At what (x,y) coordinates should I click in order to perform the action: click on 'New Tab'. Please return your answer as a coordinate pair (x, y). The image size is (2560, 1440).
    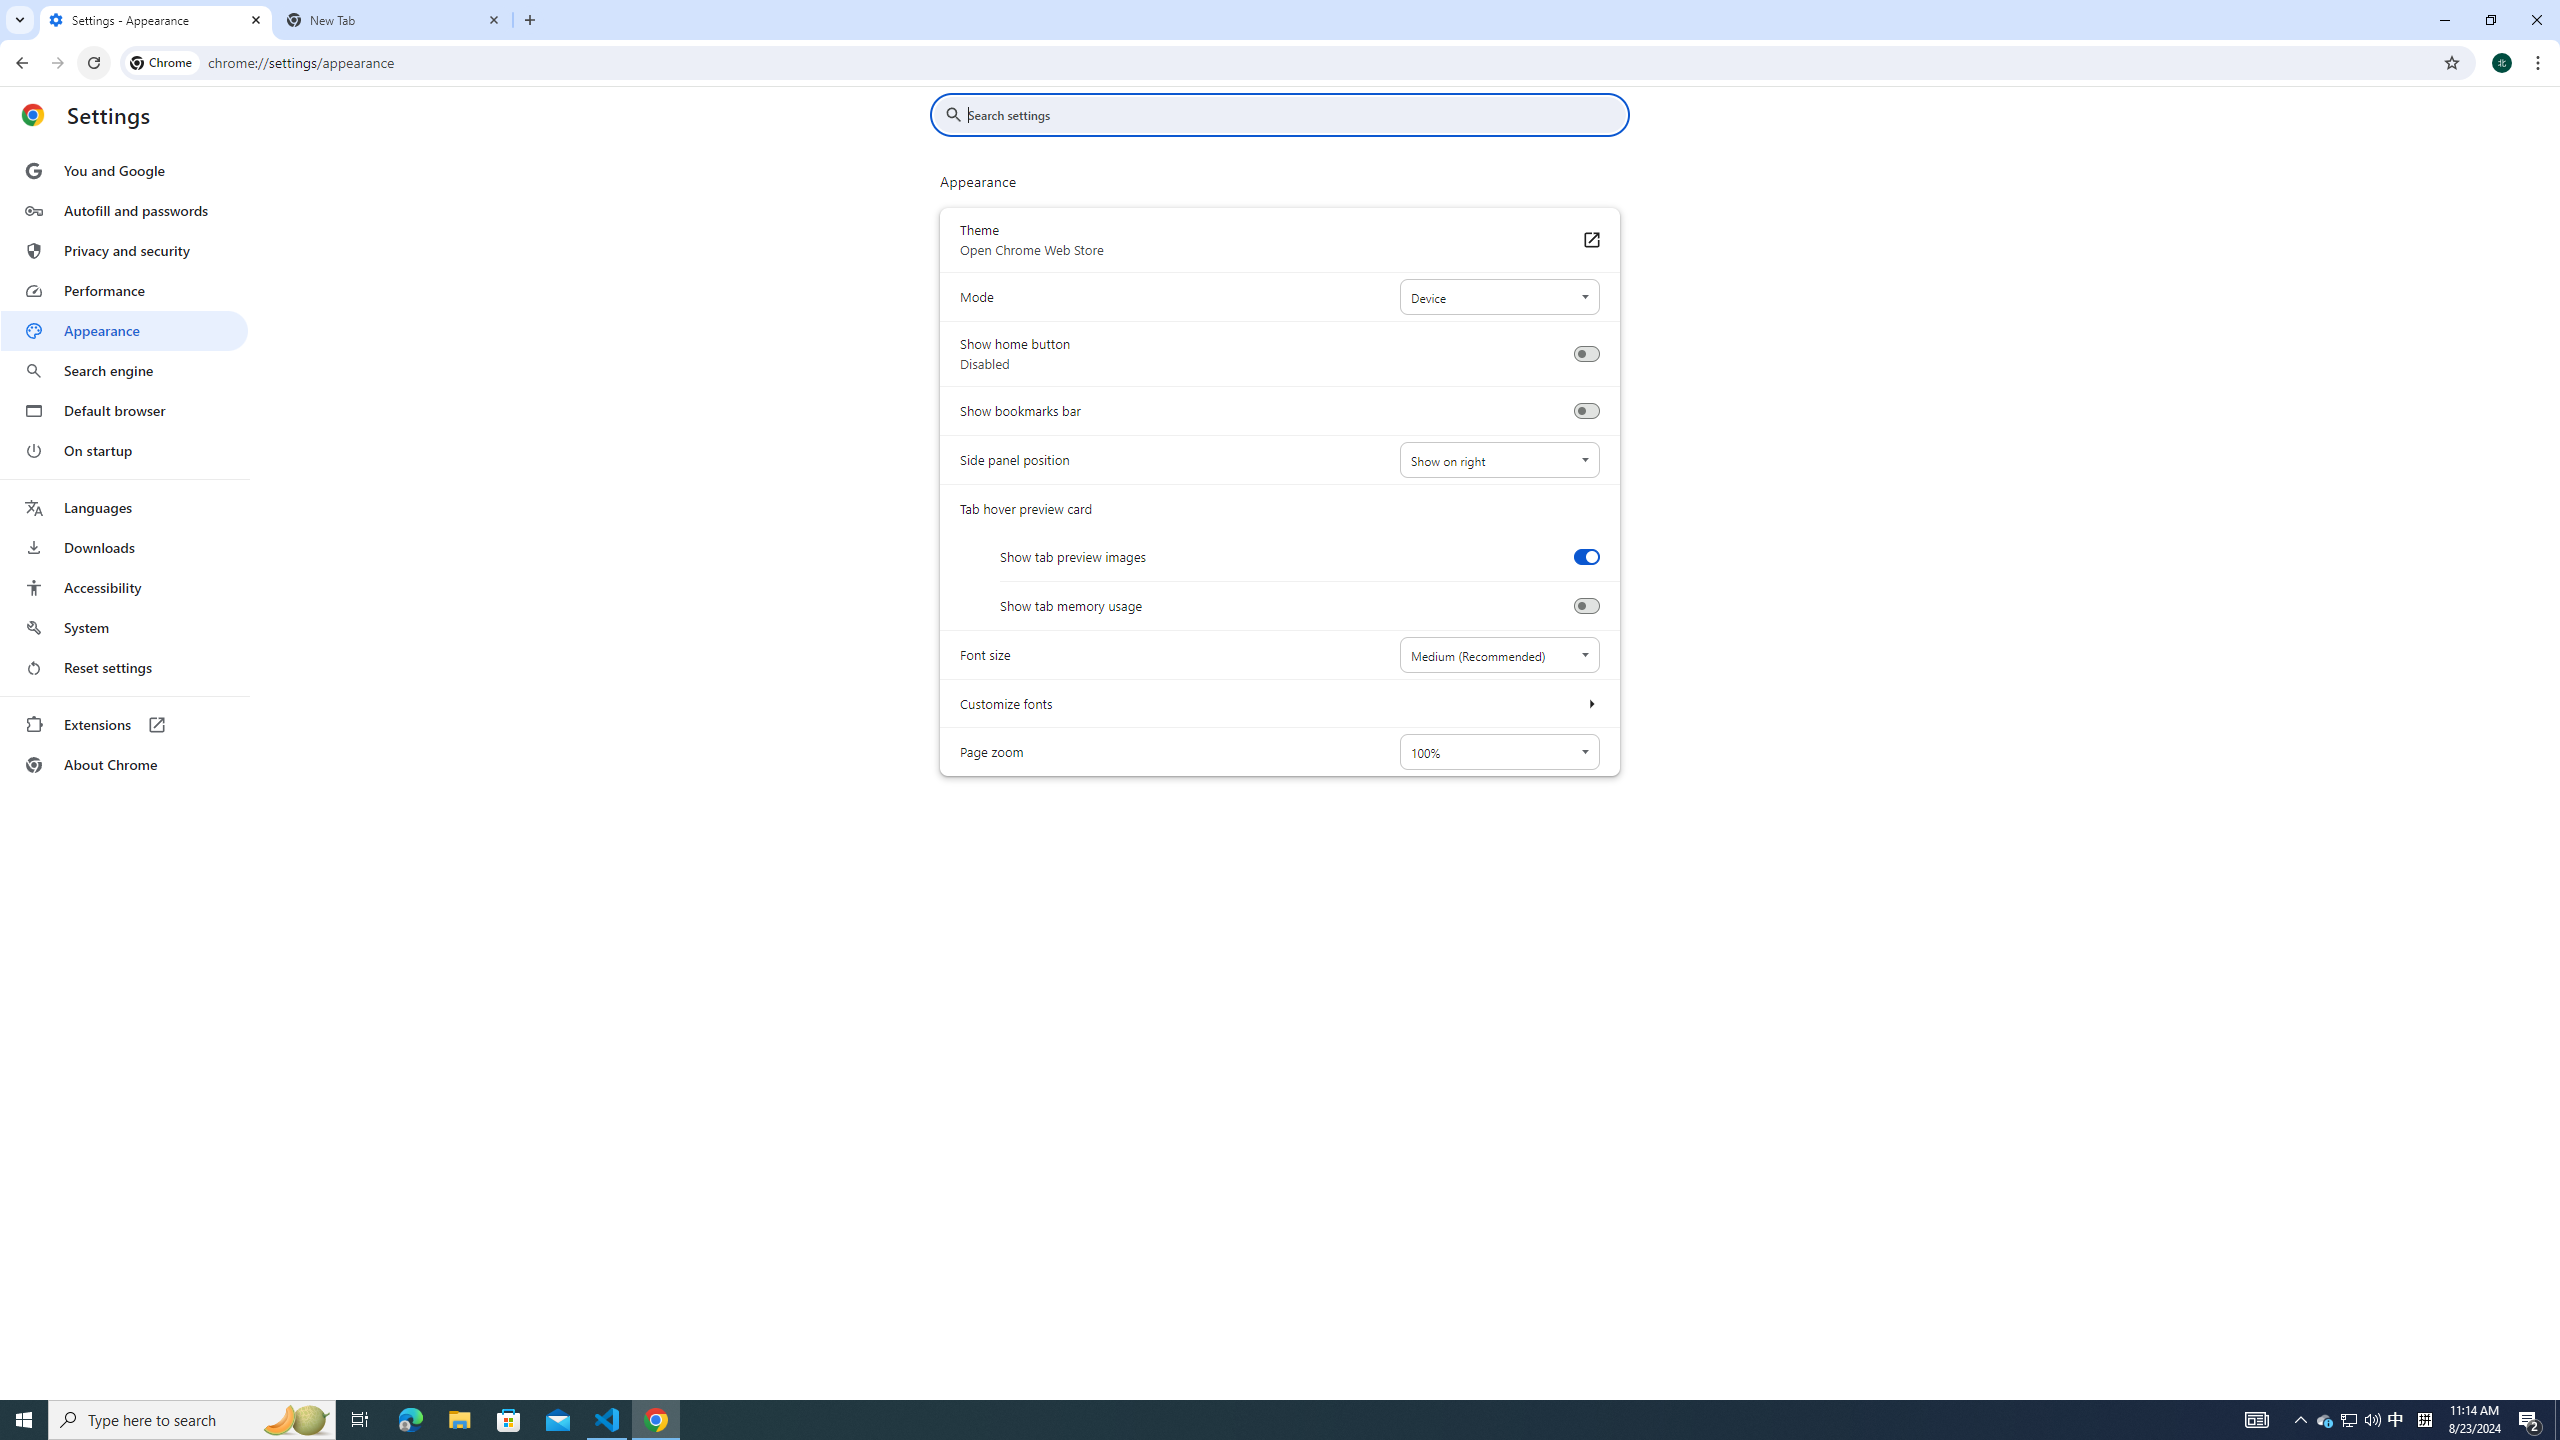
    Looking at the image, I should click on (394, 19).